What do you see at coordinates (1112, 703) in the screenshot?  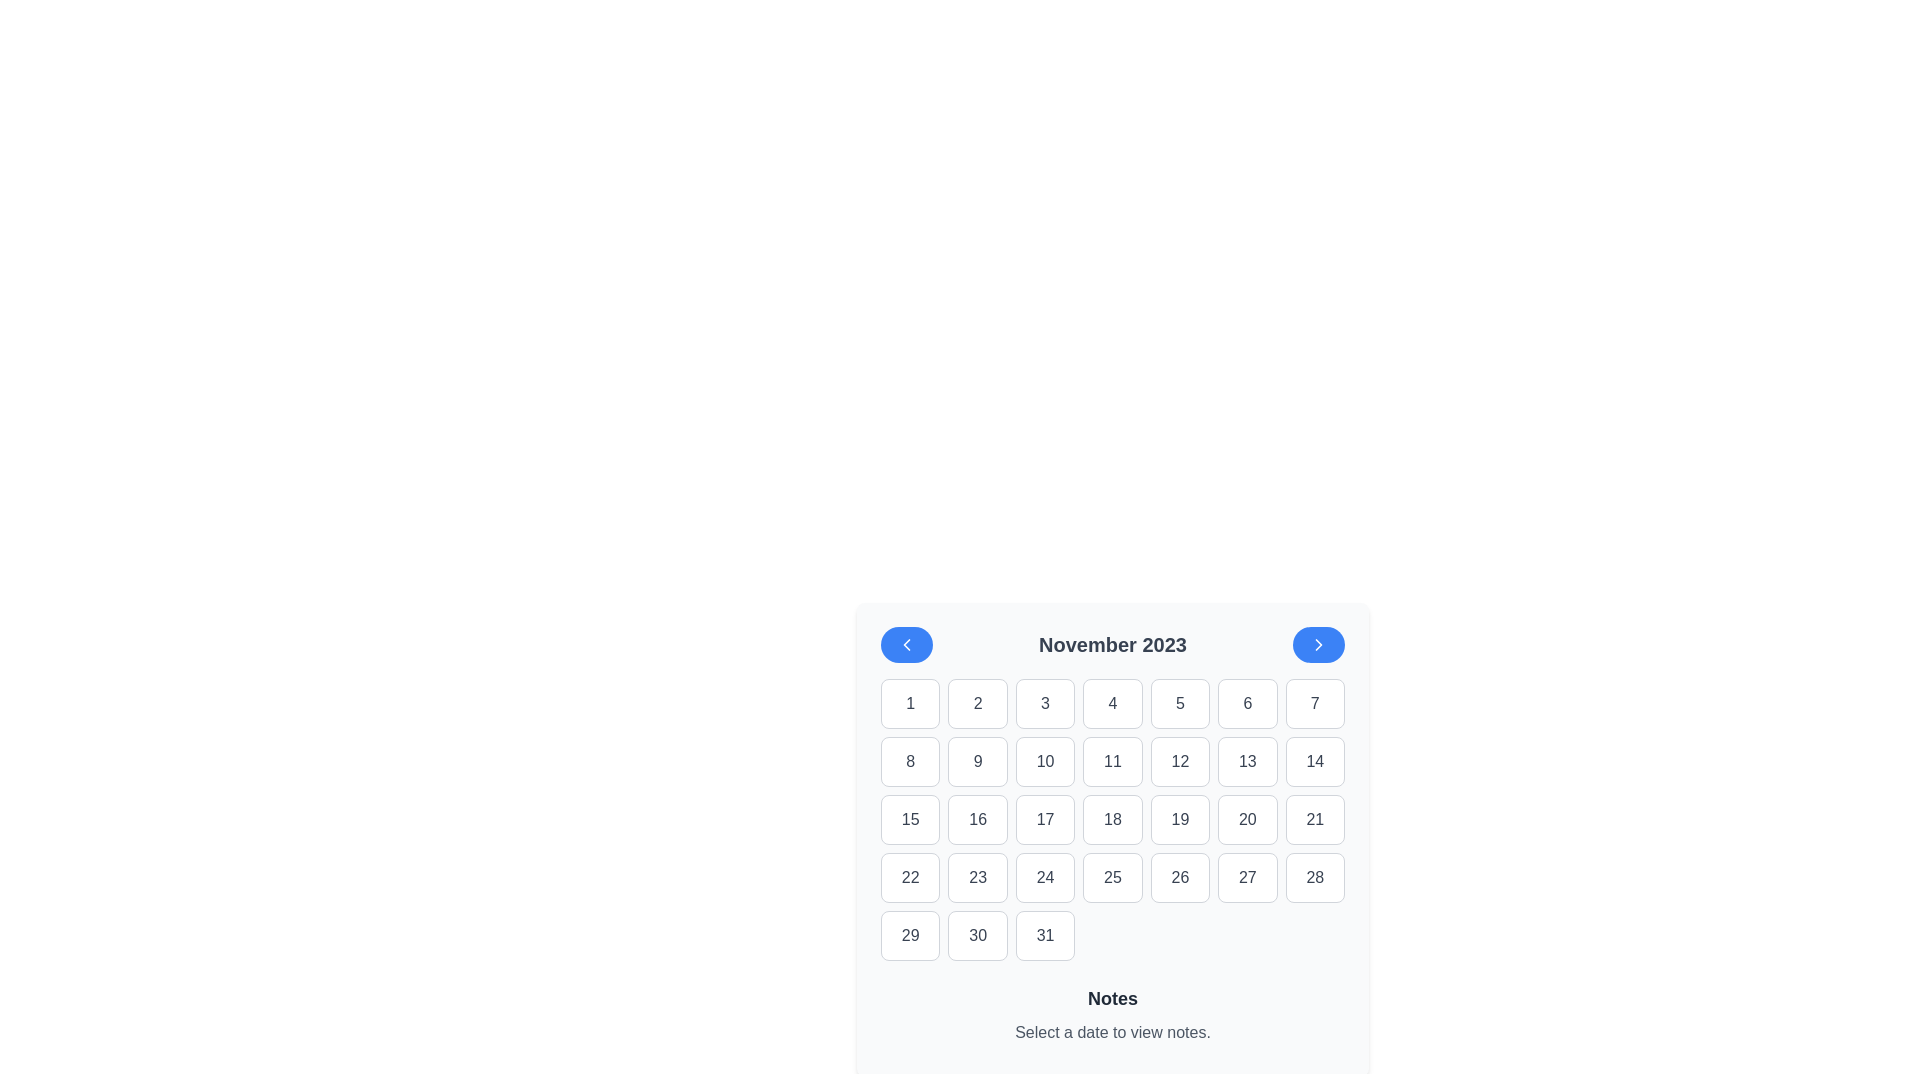 I see `the button displaying the number '4' in the first row of the calendar layout` at bounding box center [1112, 703].